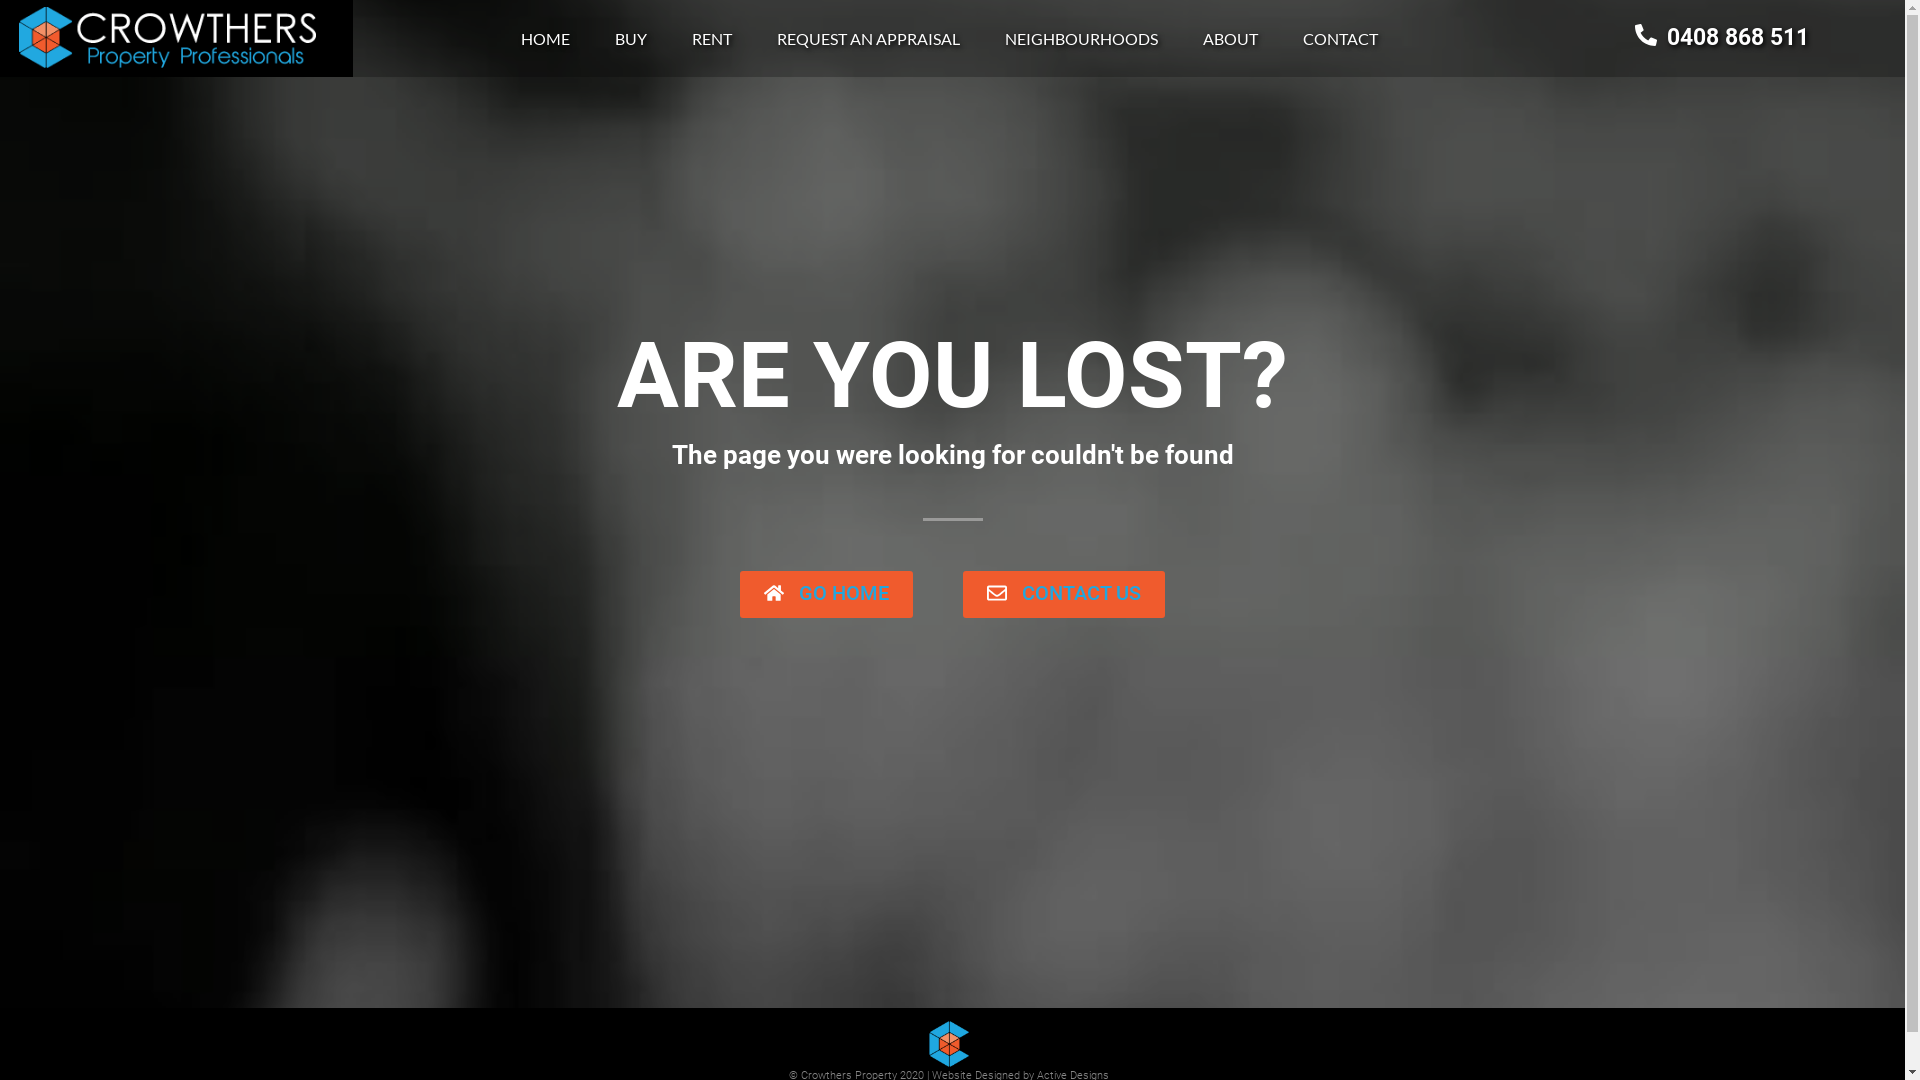 The width and height of the screenshot is (1920, 1080). Describe the element at coordinates (826, 593) in the screenshot. I see `'GO HOME'` at that location.